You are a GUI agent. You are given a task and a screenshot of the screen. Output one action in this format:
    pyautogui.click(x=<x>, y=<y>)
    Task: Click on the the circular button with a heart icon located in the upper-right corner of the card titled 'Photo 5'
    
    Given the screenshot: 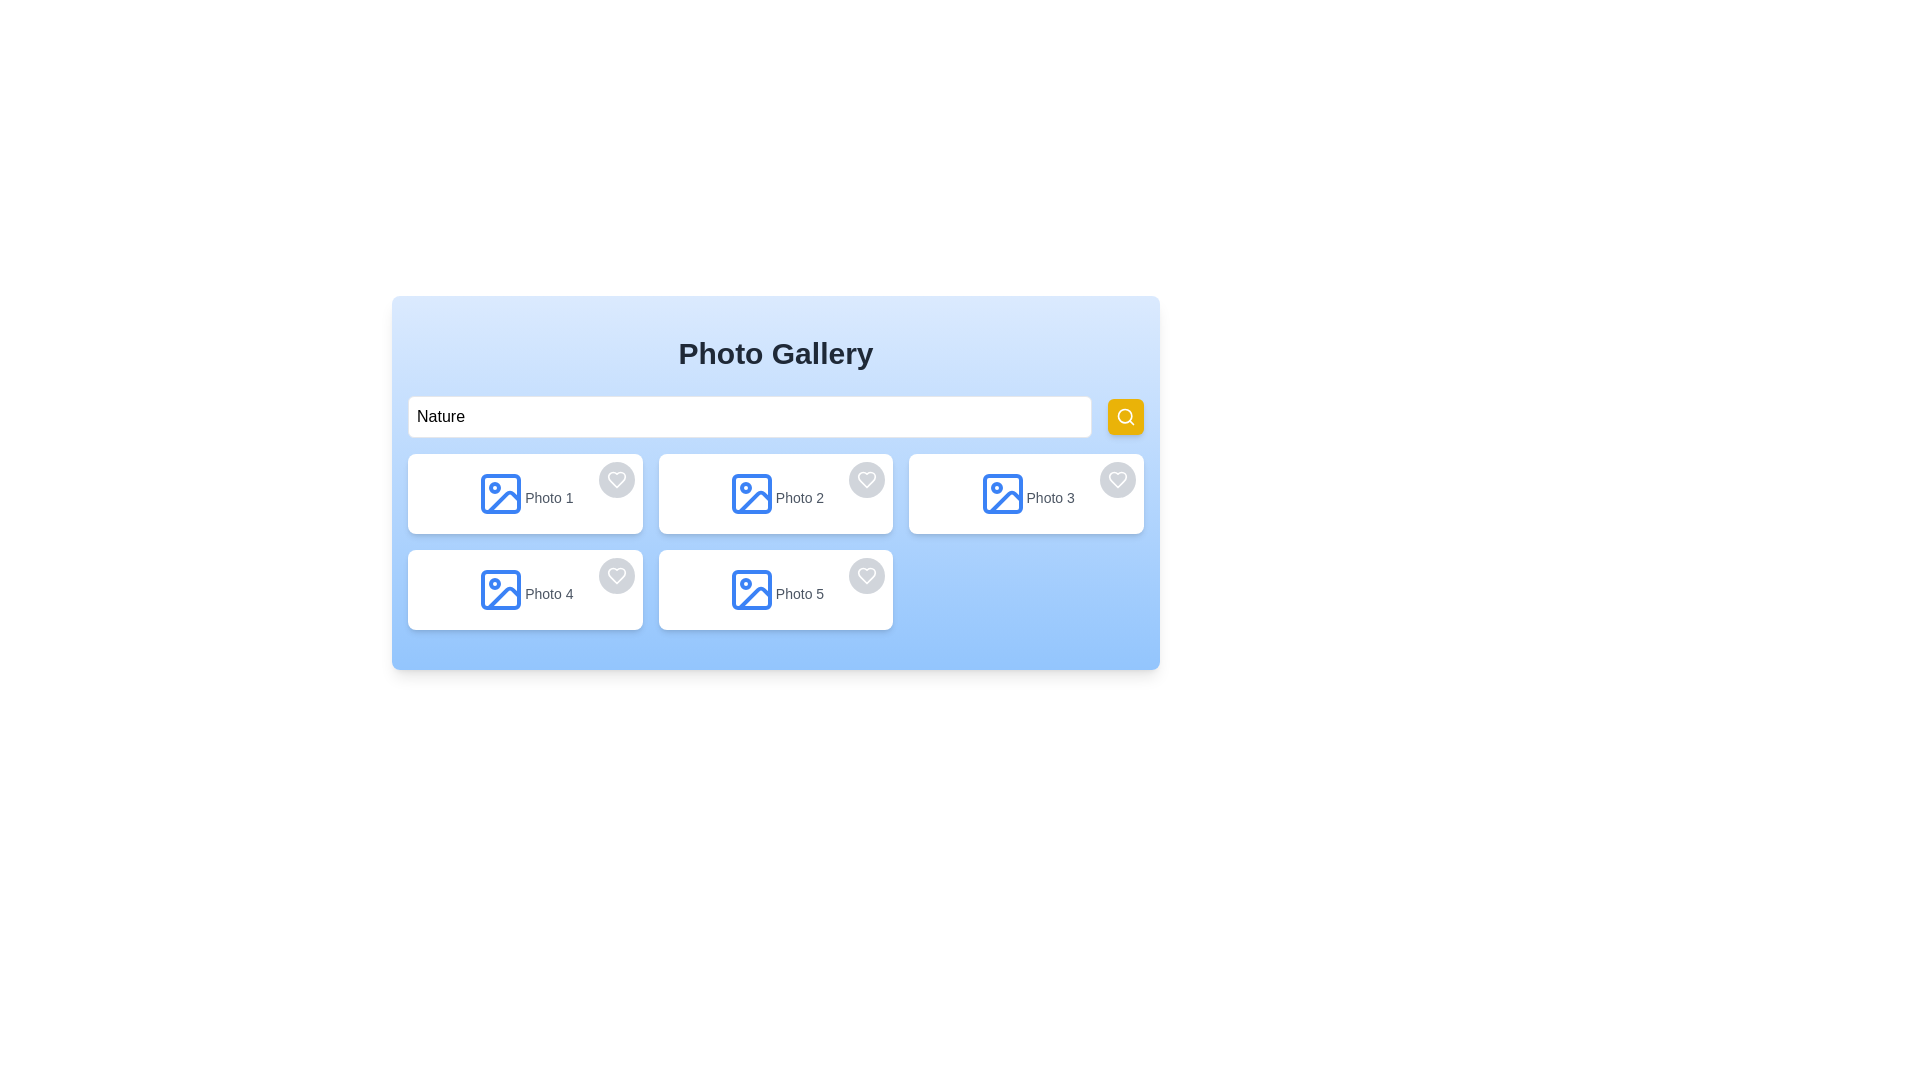 What is the action you would take?
    pyautogui.click(x=867, y=575)
    